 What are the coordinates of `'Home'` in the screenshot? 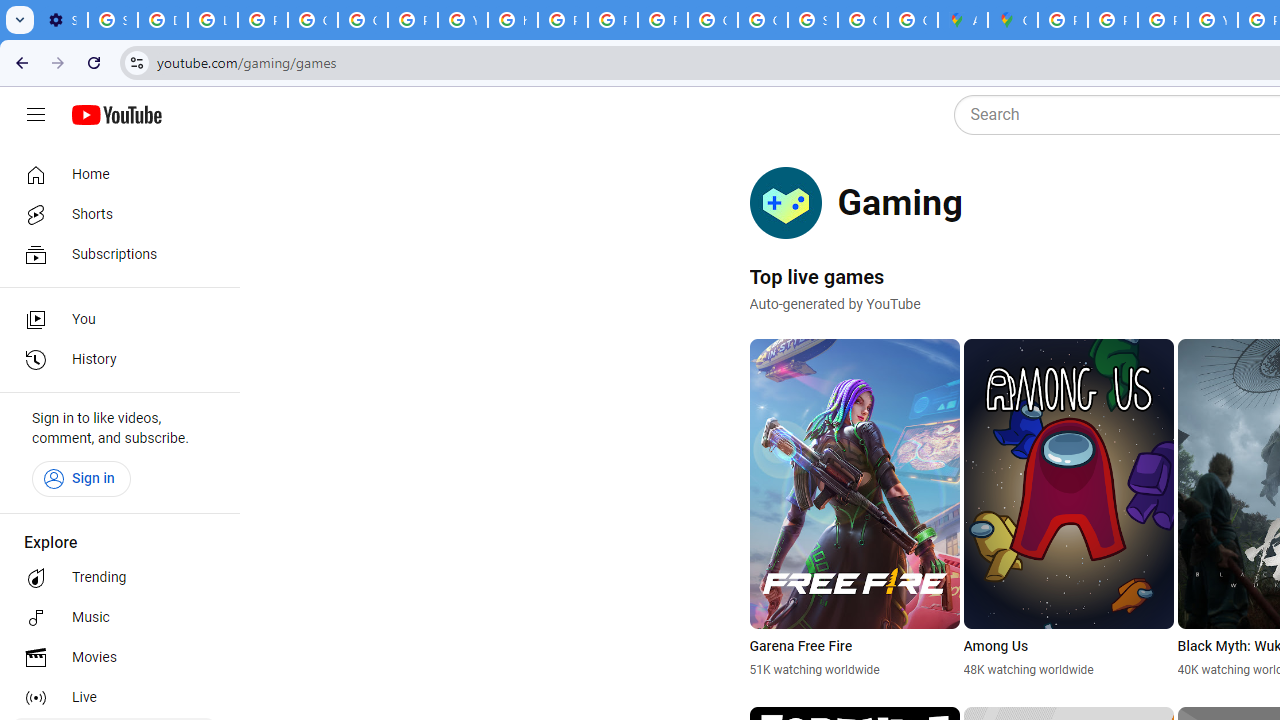 It's located at (112, 173).